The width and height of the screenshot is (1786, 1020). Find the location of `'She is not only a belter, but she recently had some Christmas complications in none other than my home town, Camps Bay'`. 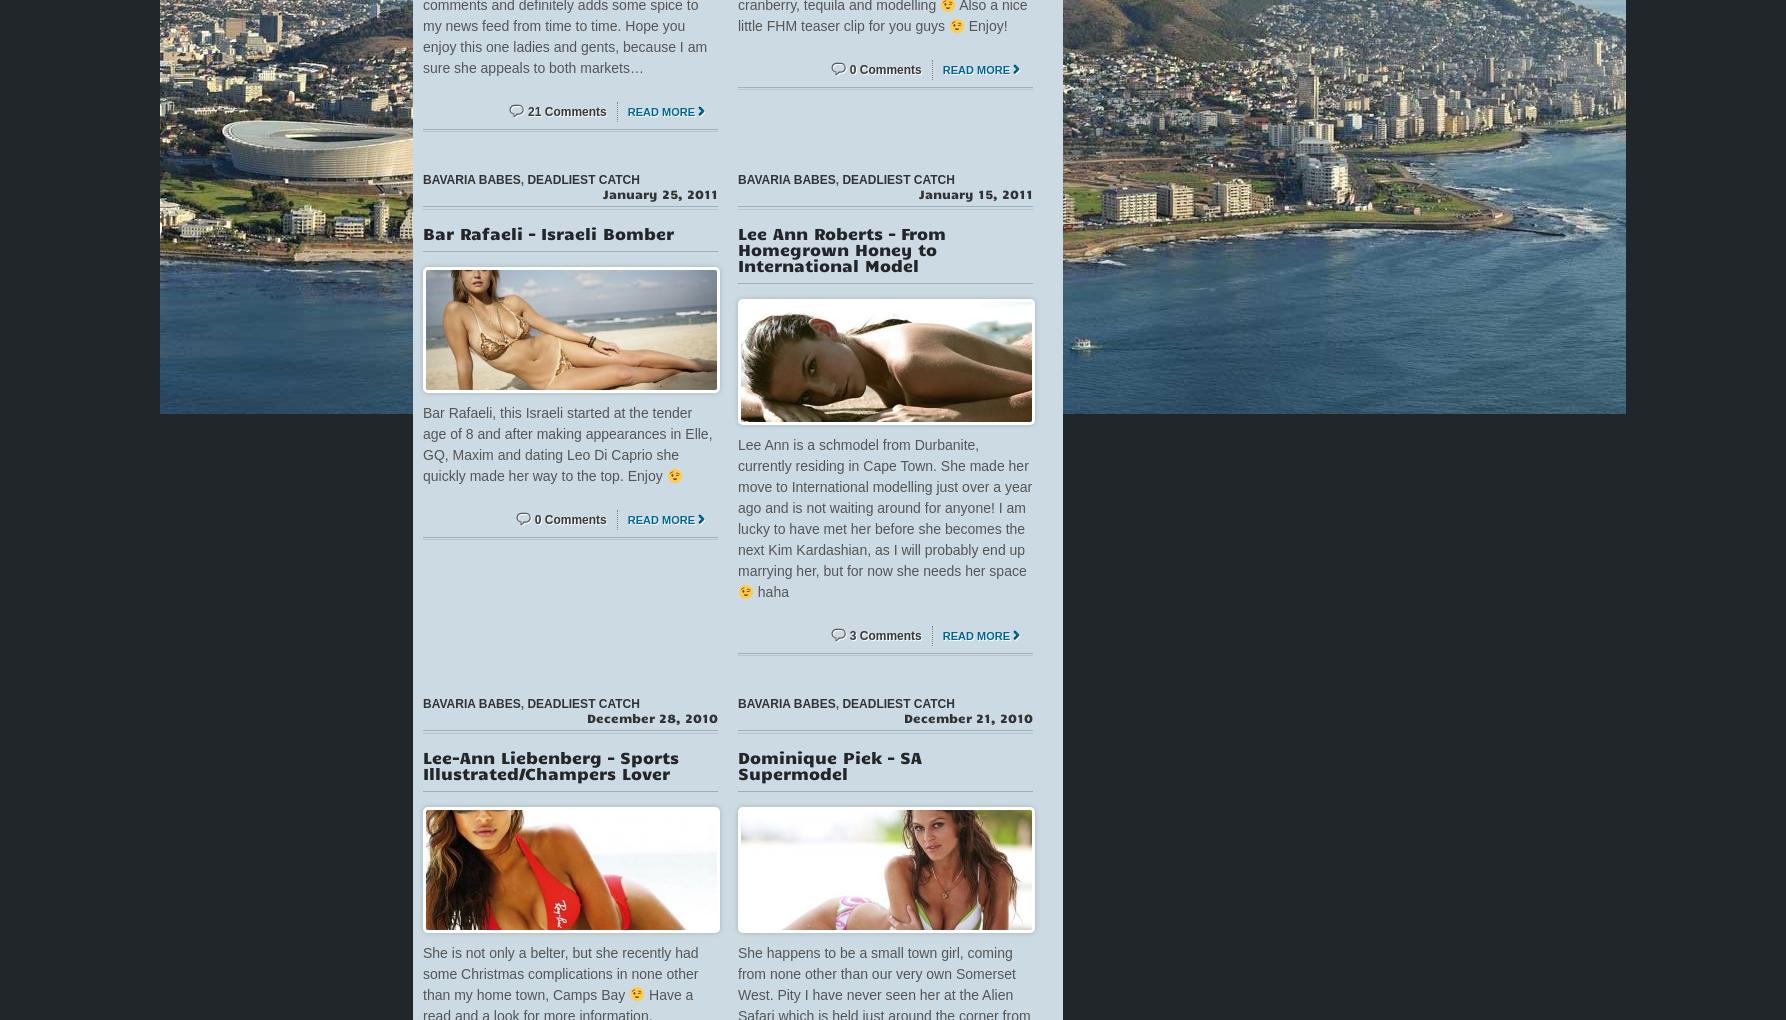

'She is not only a belter, but she recently had some Christmas complications in none other than my home town, Camps Bay' is located at coordinates (559, 971).